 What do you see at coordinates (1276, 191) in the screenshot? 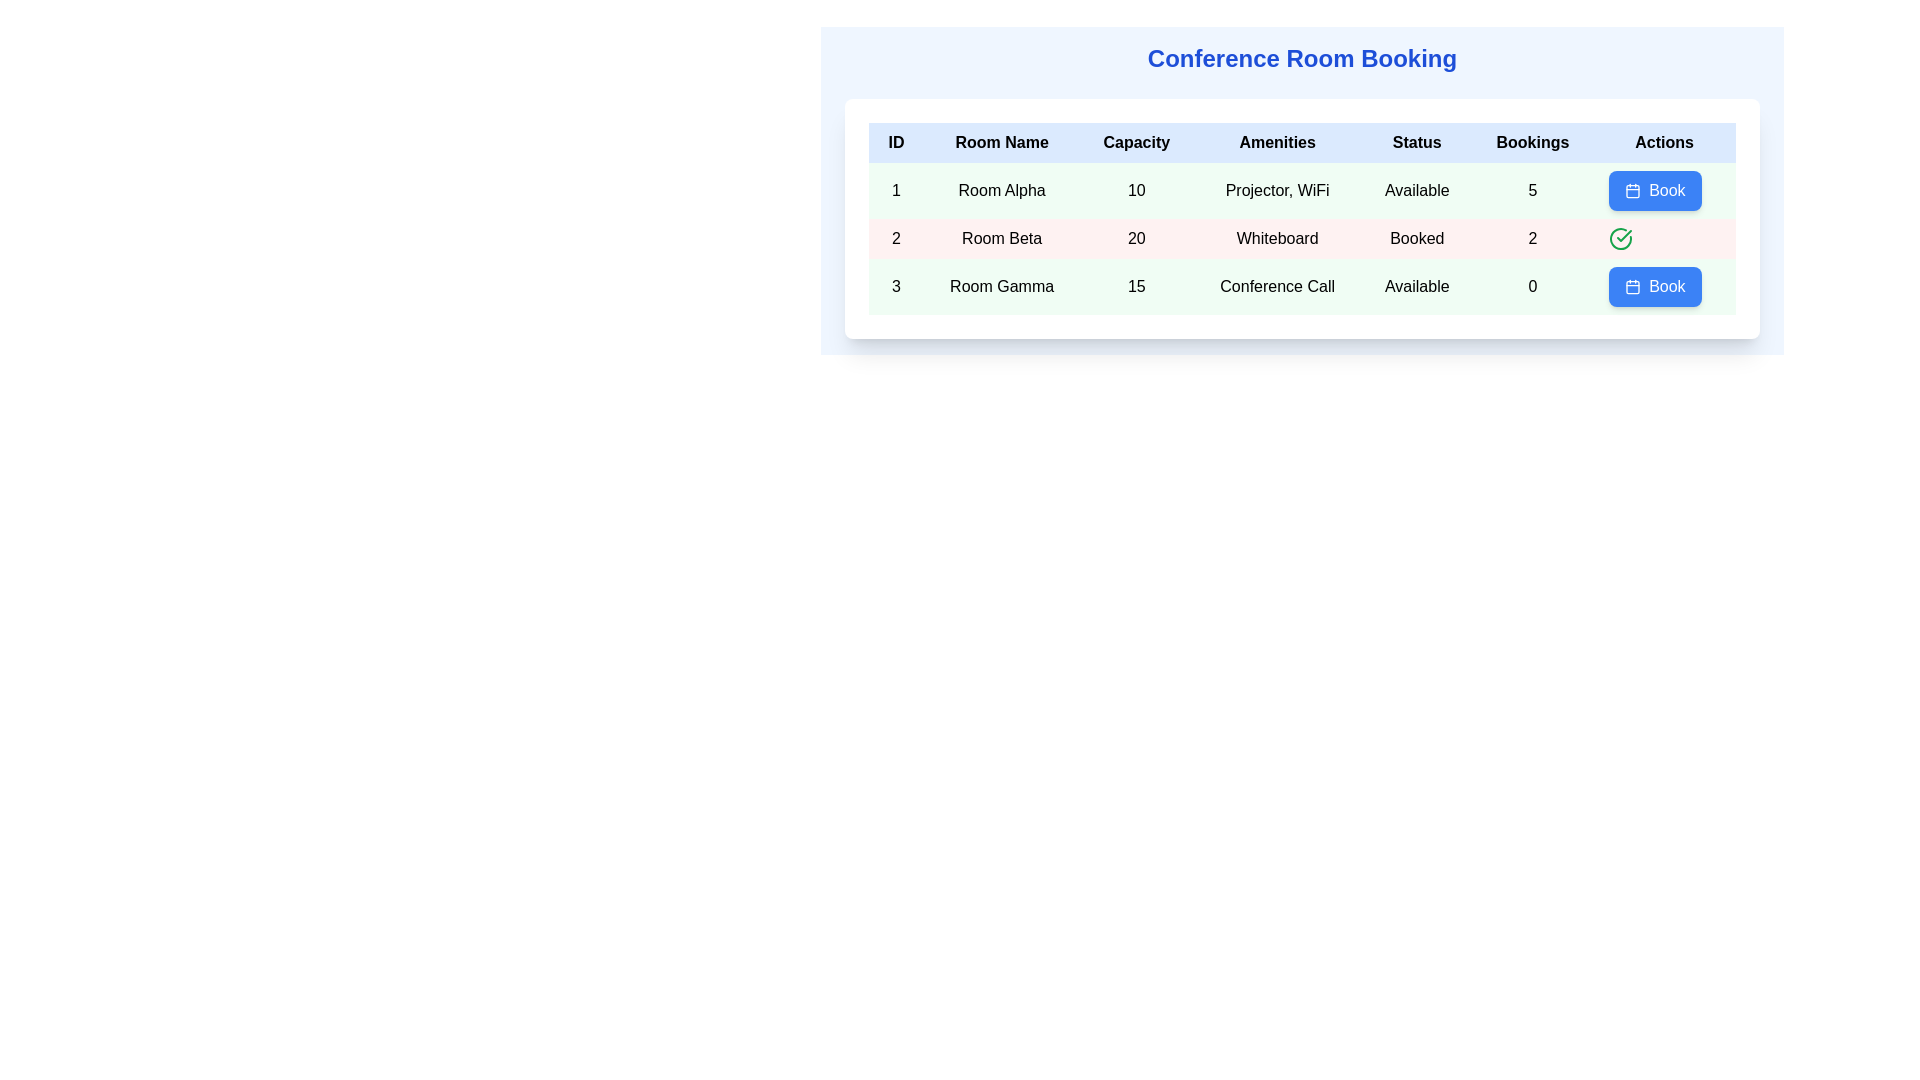
I see `the text label displaying 'Projector, WiFi' in the 'Amenities' column of the 'Conference Room Booking' table` at bounding box center [1276, 191].